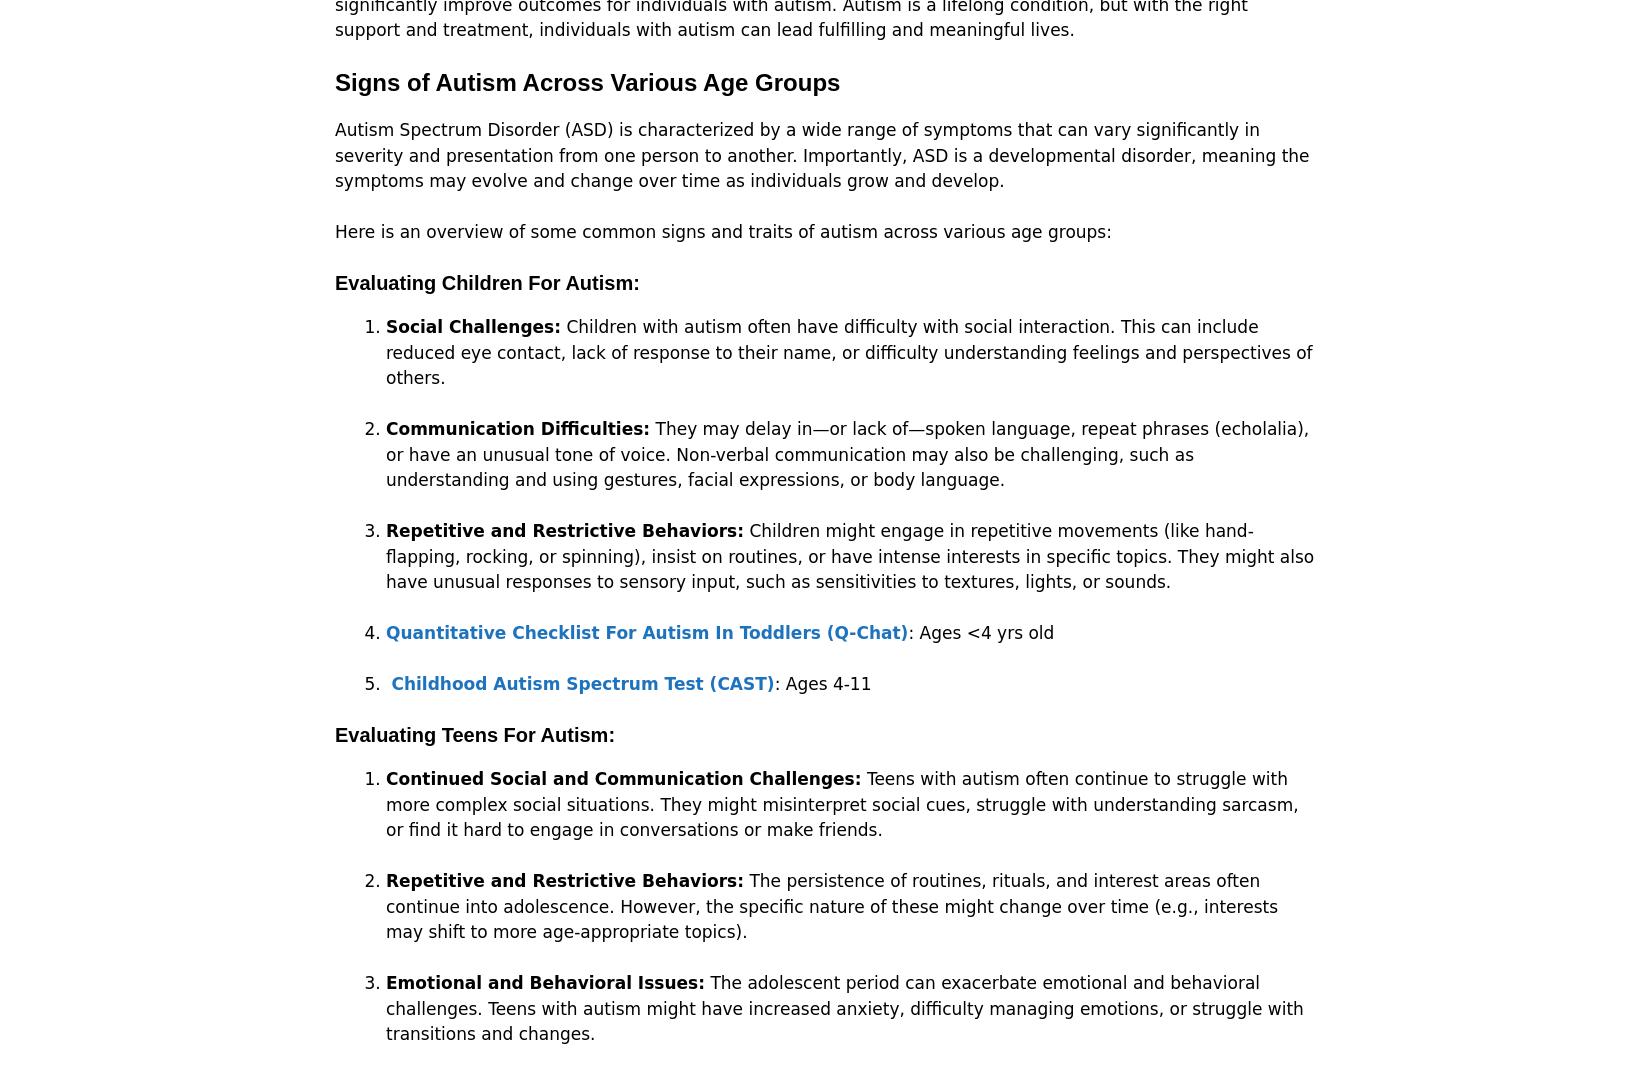 Image resolution: width=1650 pixels, height=1076 pixels. Describe the element at coordinates (850, 555) in the screenshot. I see `'Children might engage in repetitive movements (like hand-flapping, rocking, or spinning), insist on routines, or have intense interests in specific topics. They might also have unusual responses to sensory input, such as sensitivities to textures, lights, or sounds.'` at that location.